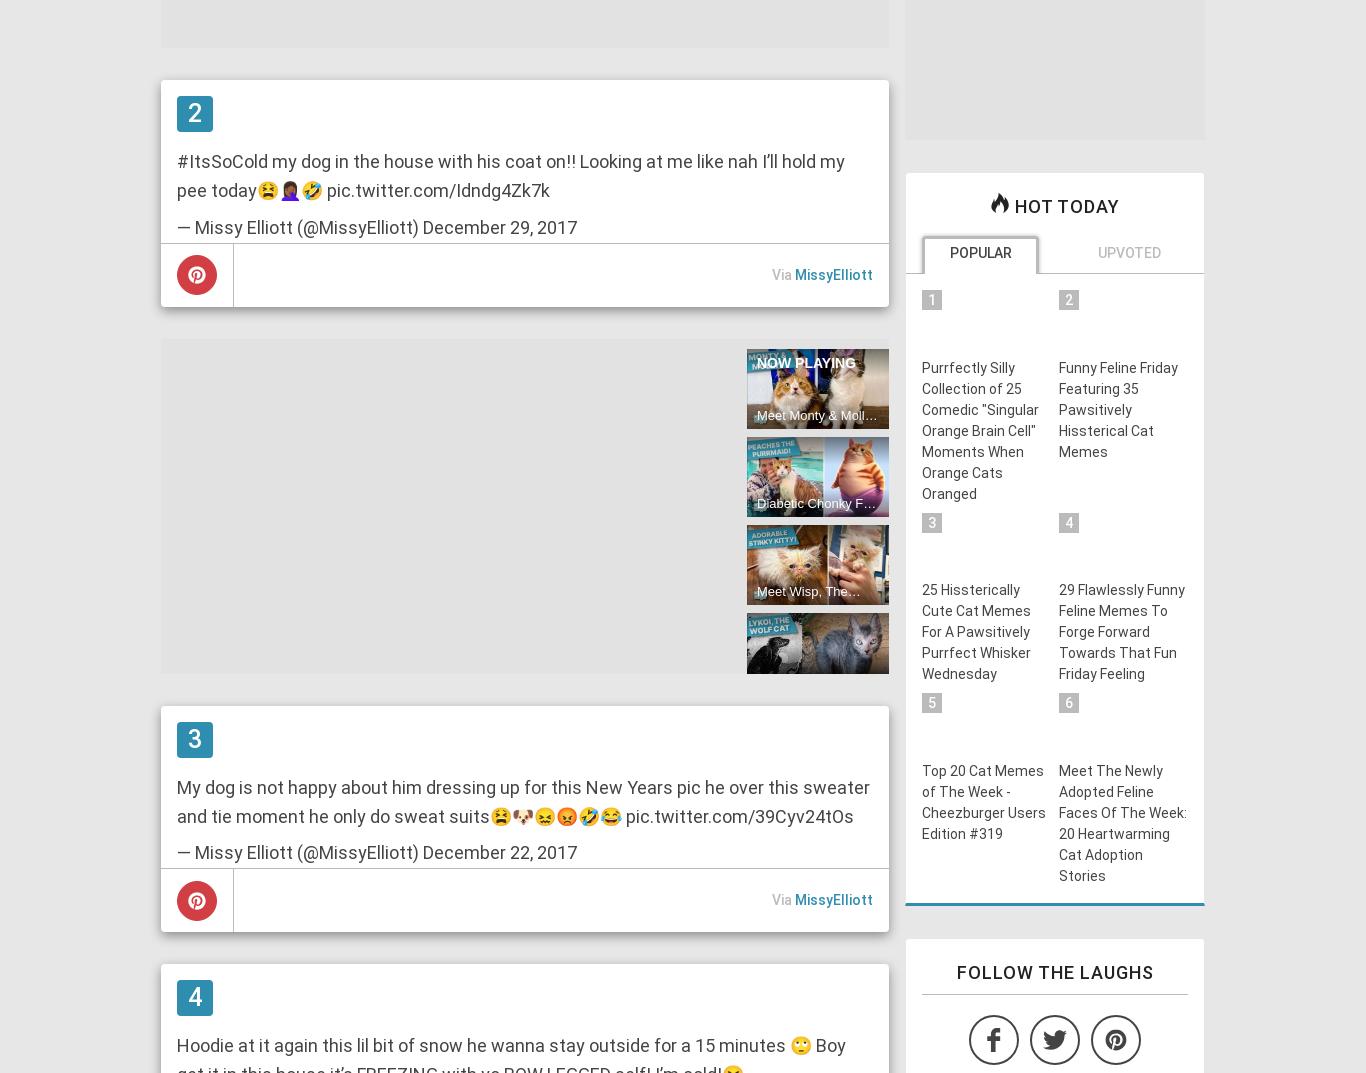 The width and height of the screenshot is (1366, 1073). What do you see at coordinates (511, 174) in the screenshot?
I see `'my dog in the house with his coat on!! Looking at me like nah I’ll hold my pee today😫🤦🏾‍♀️🤣'` at bounding box center [511, 174].